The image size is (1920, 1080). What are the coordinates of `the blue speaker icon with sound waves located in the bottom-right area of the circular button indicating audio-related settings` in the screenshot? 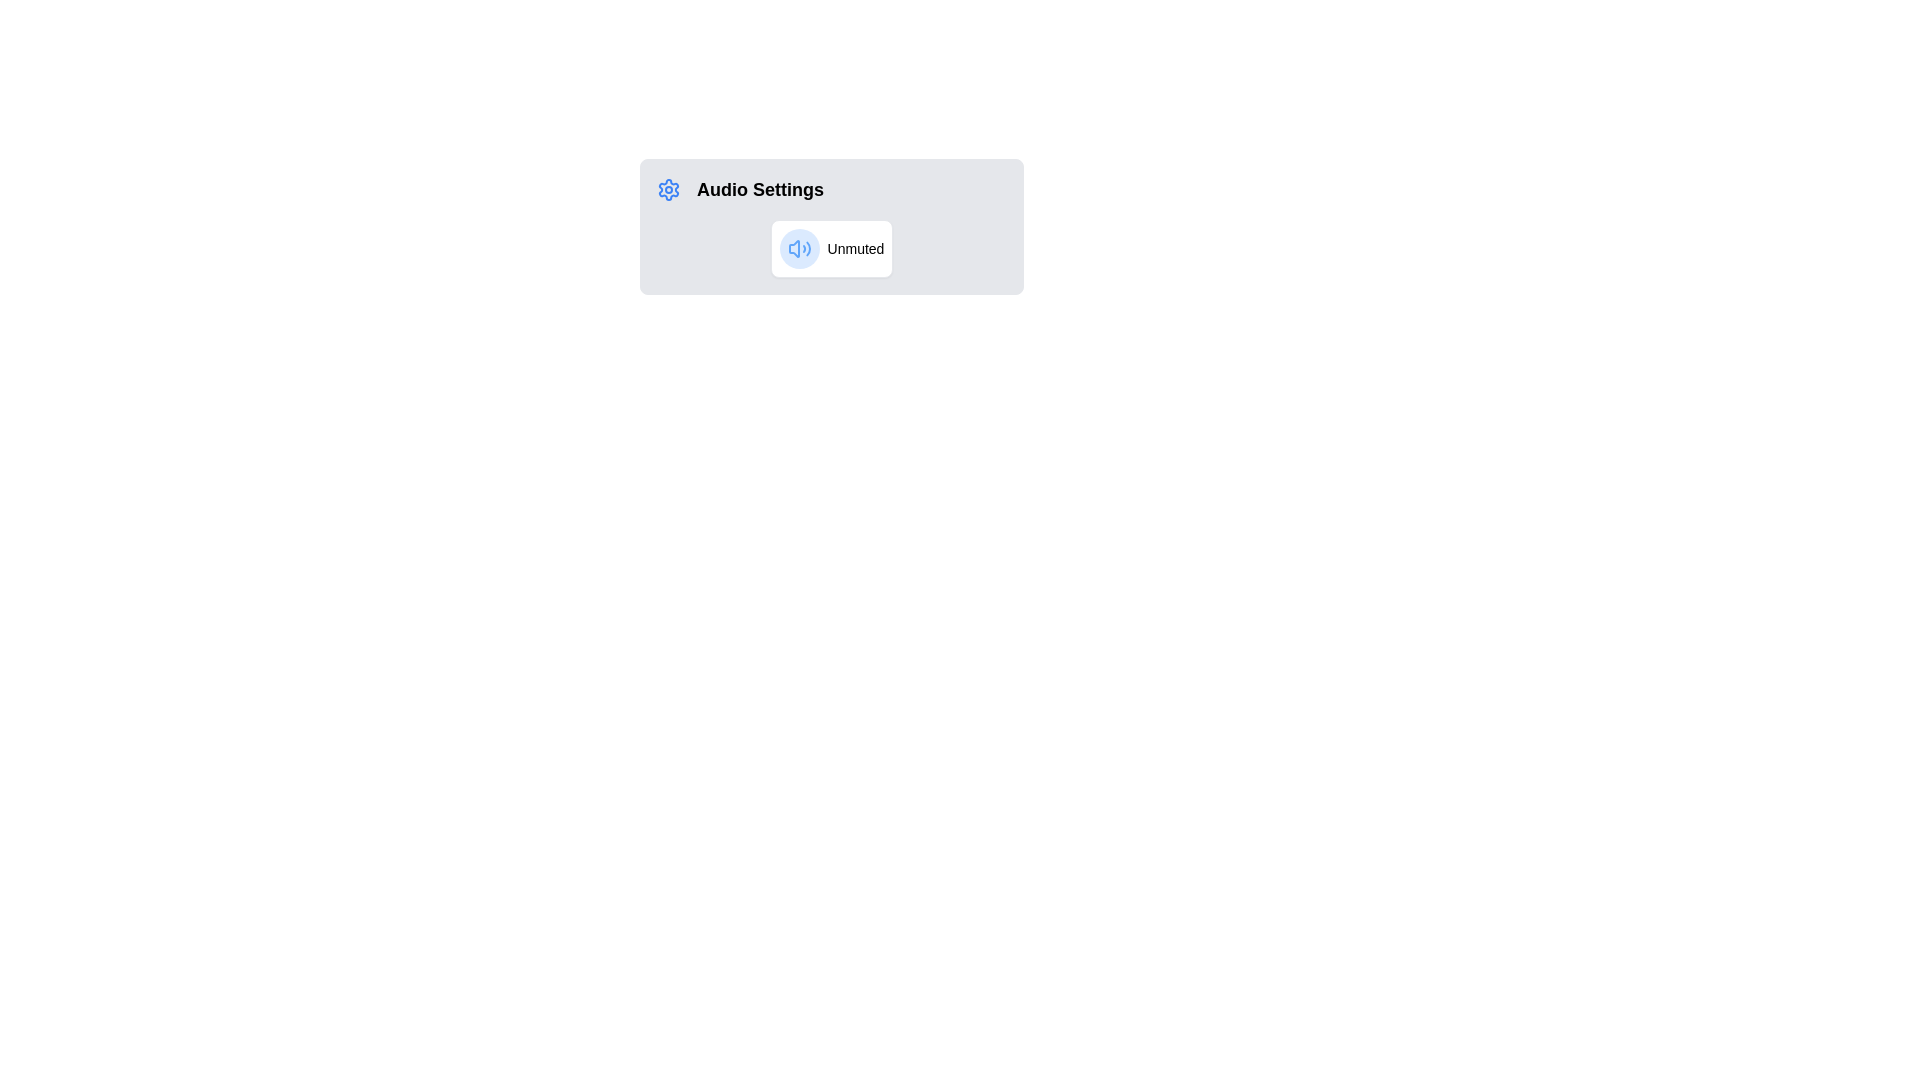 It's located at (798, 248).